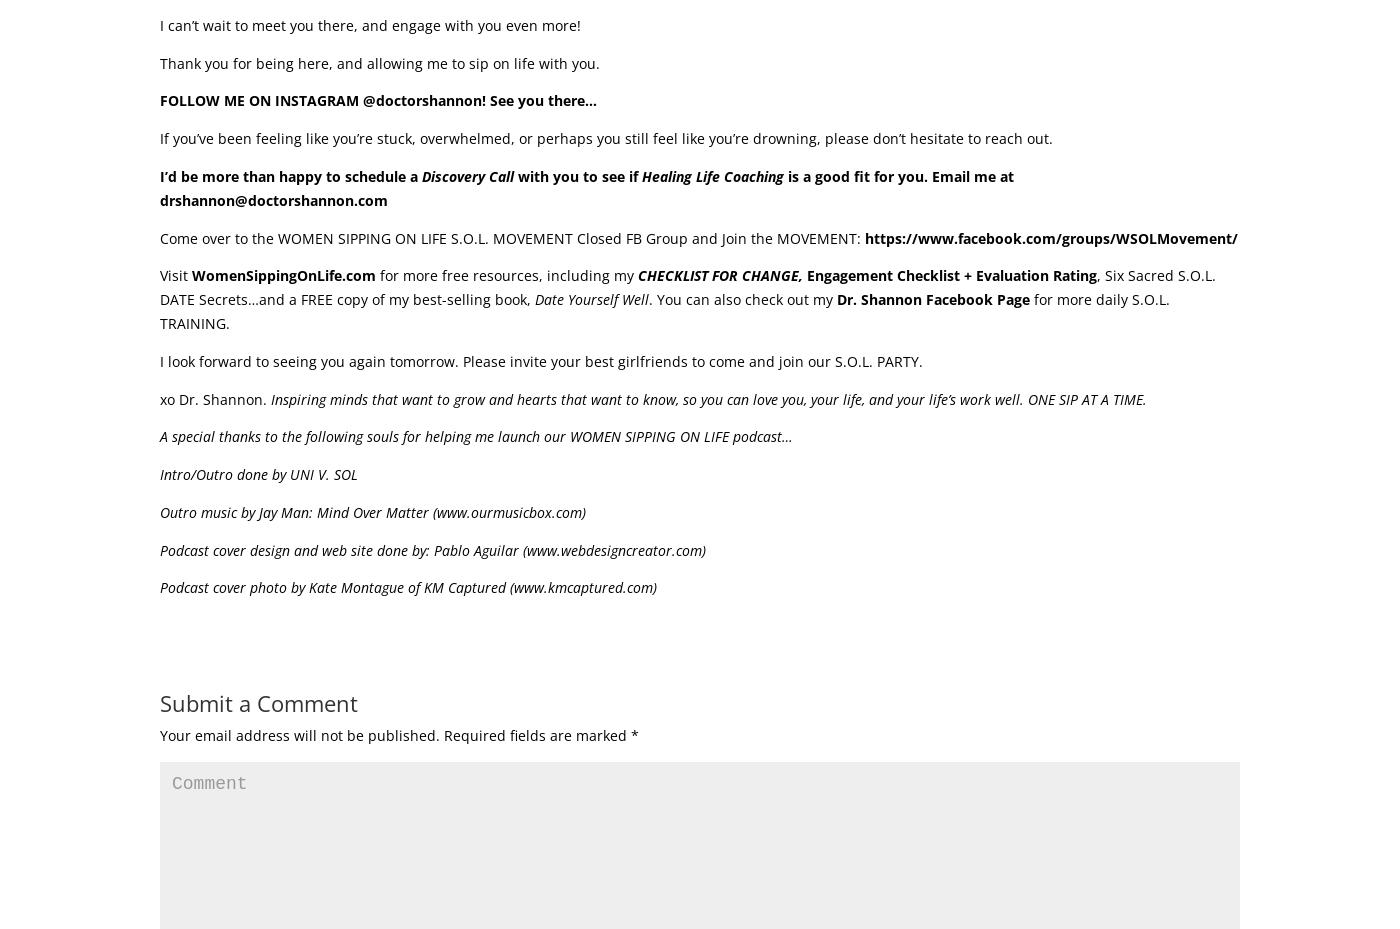  Describe the element at coordinates (952, 274) in the screenshot. I see `'Engagement Checklist + Evaluation Rating'` at that location.